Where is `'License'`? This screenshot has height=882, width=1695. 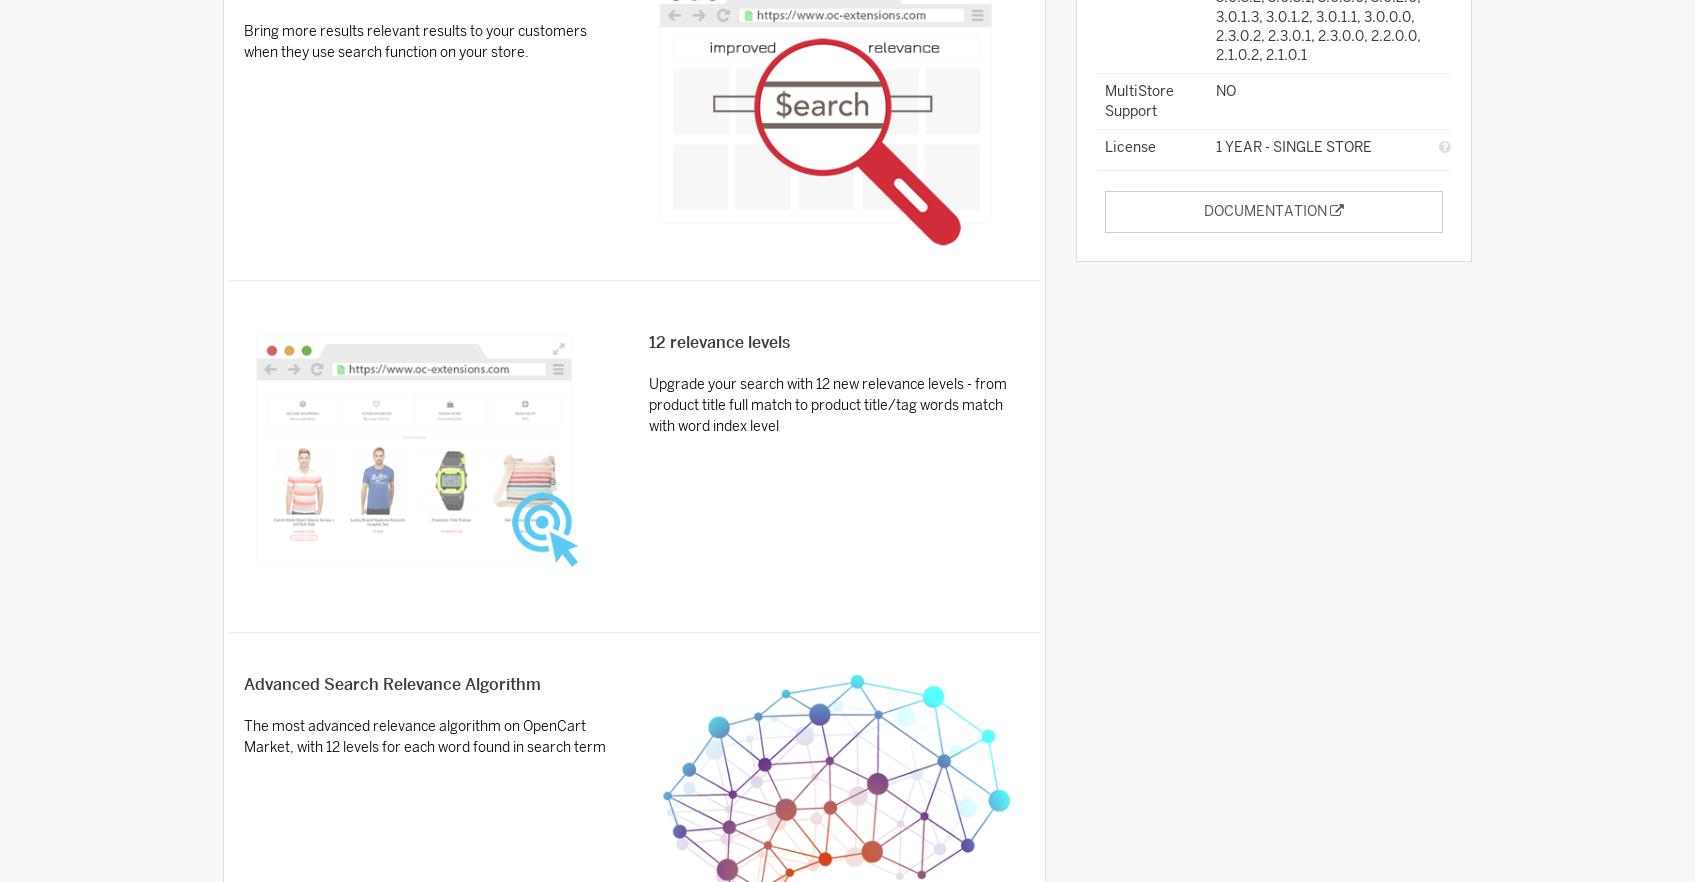 'License' is located at coordinates (1103, 147).